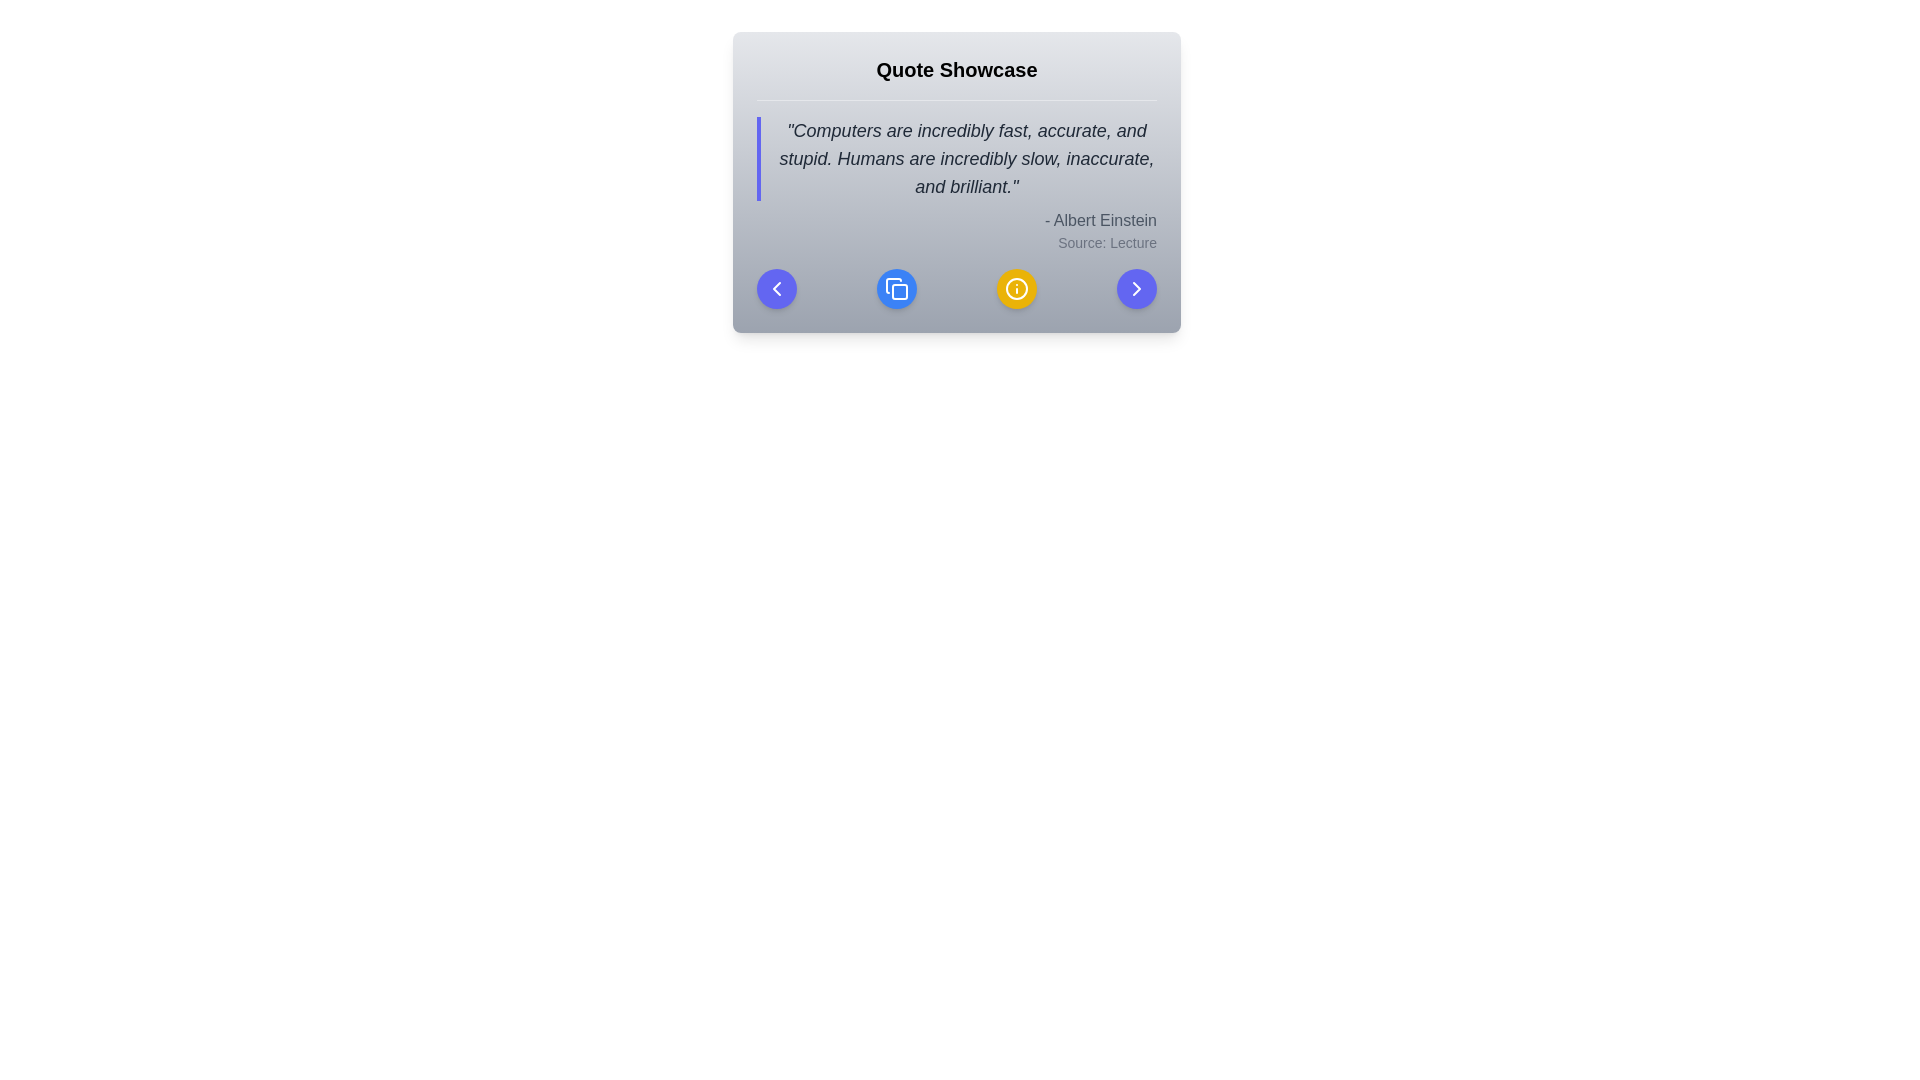 The image size is (1920, 1080). Describe the element at coordinates (1137, 289) in the screenshot. I see `the circular button with a purple background and a white chevron pointing to the right, located on the far right of a group of four circular buttons` at that location.